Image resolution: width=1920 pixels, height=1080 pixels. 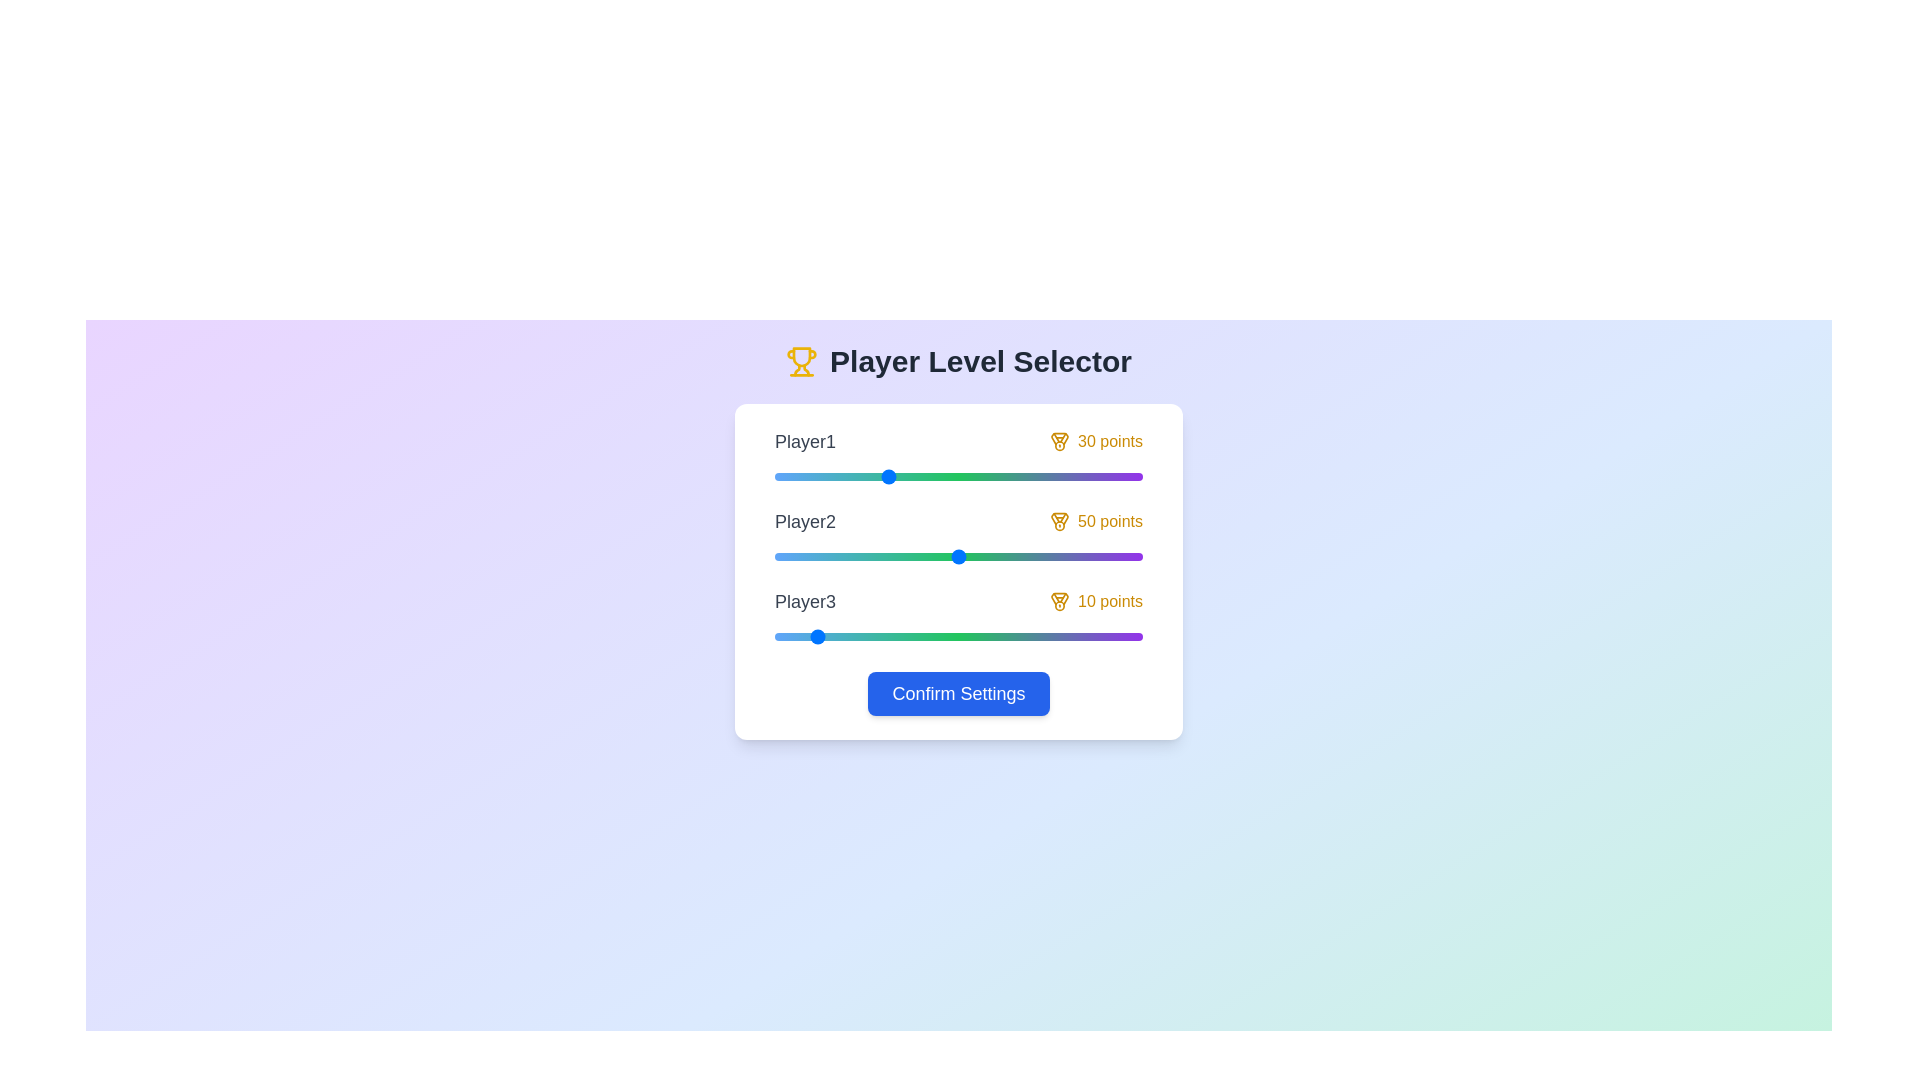 I want to click on the slider for Player3 to set their level to 76, so click(x=1053, y=636).